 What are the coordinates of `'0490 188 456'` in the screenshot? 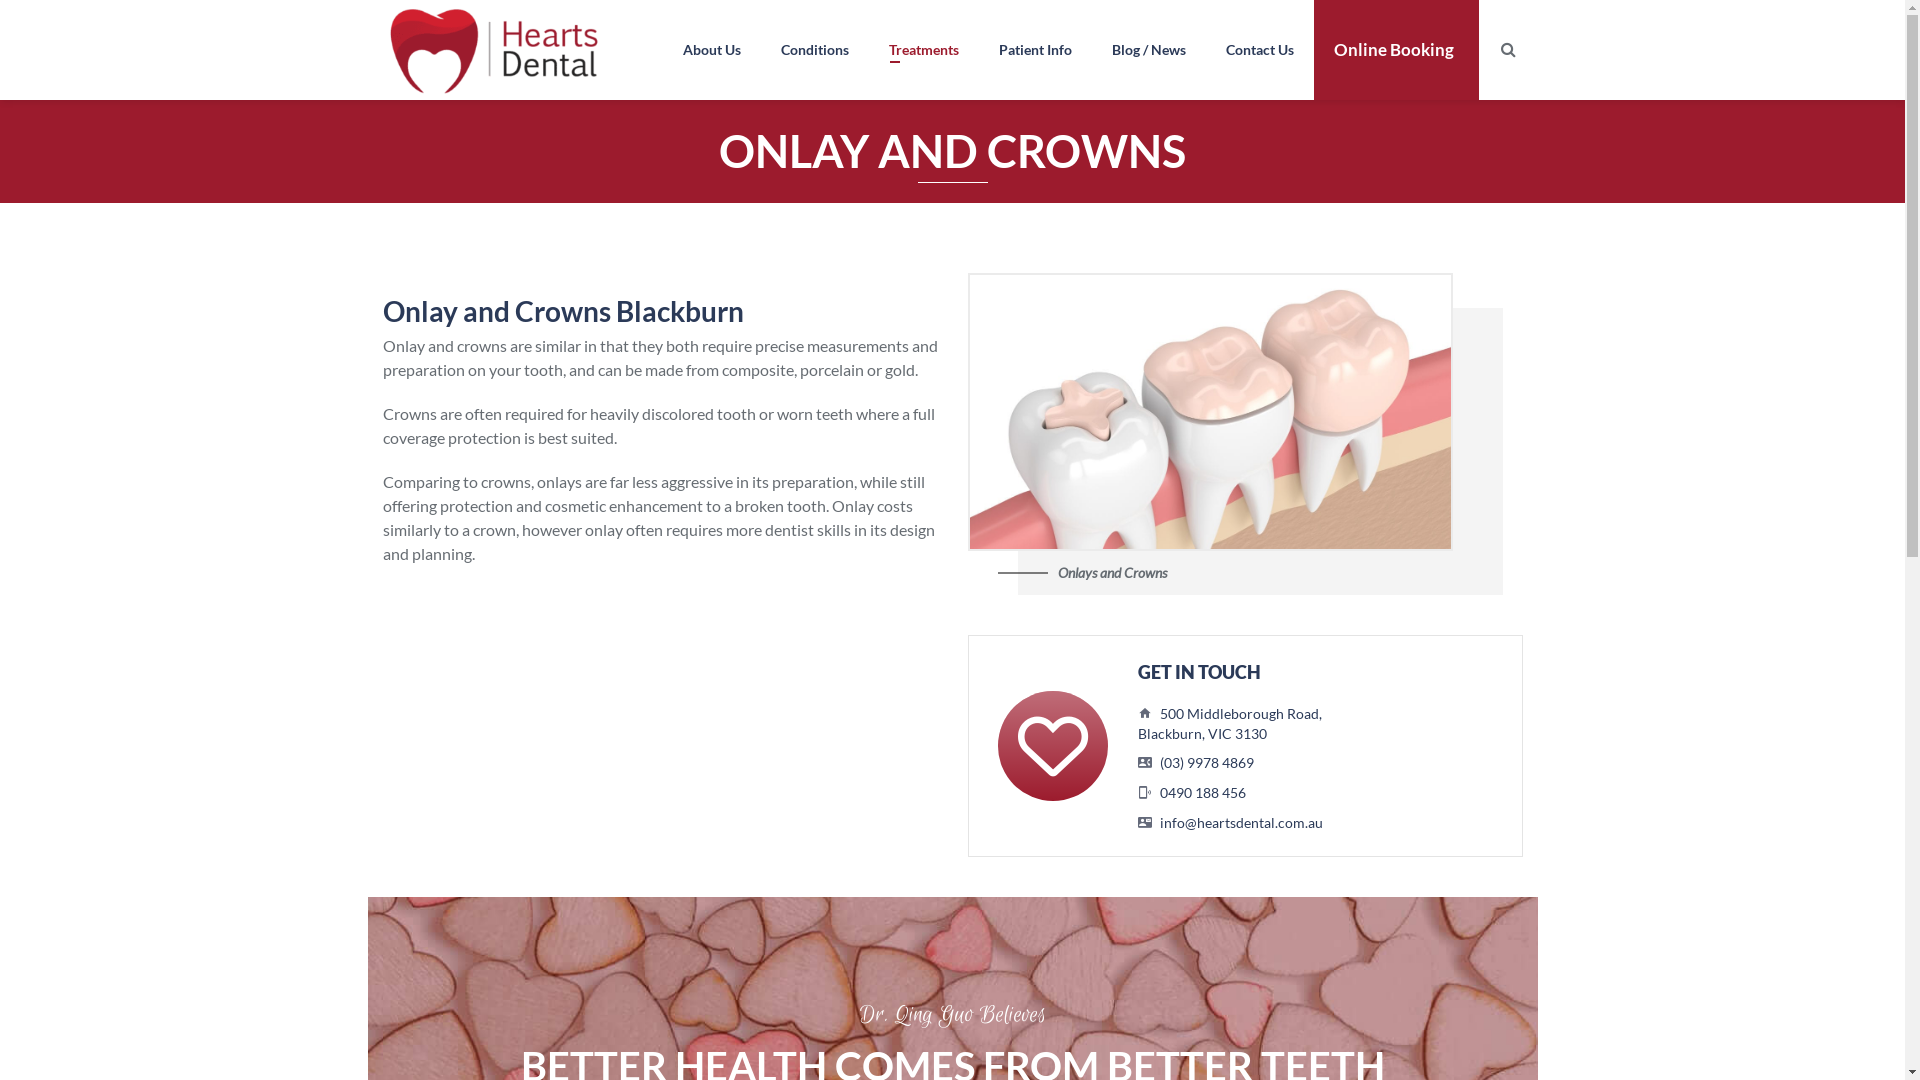 It's located at (1202, 791).